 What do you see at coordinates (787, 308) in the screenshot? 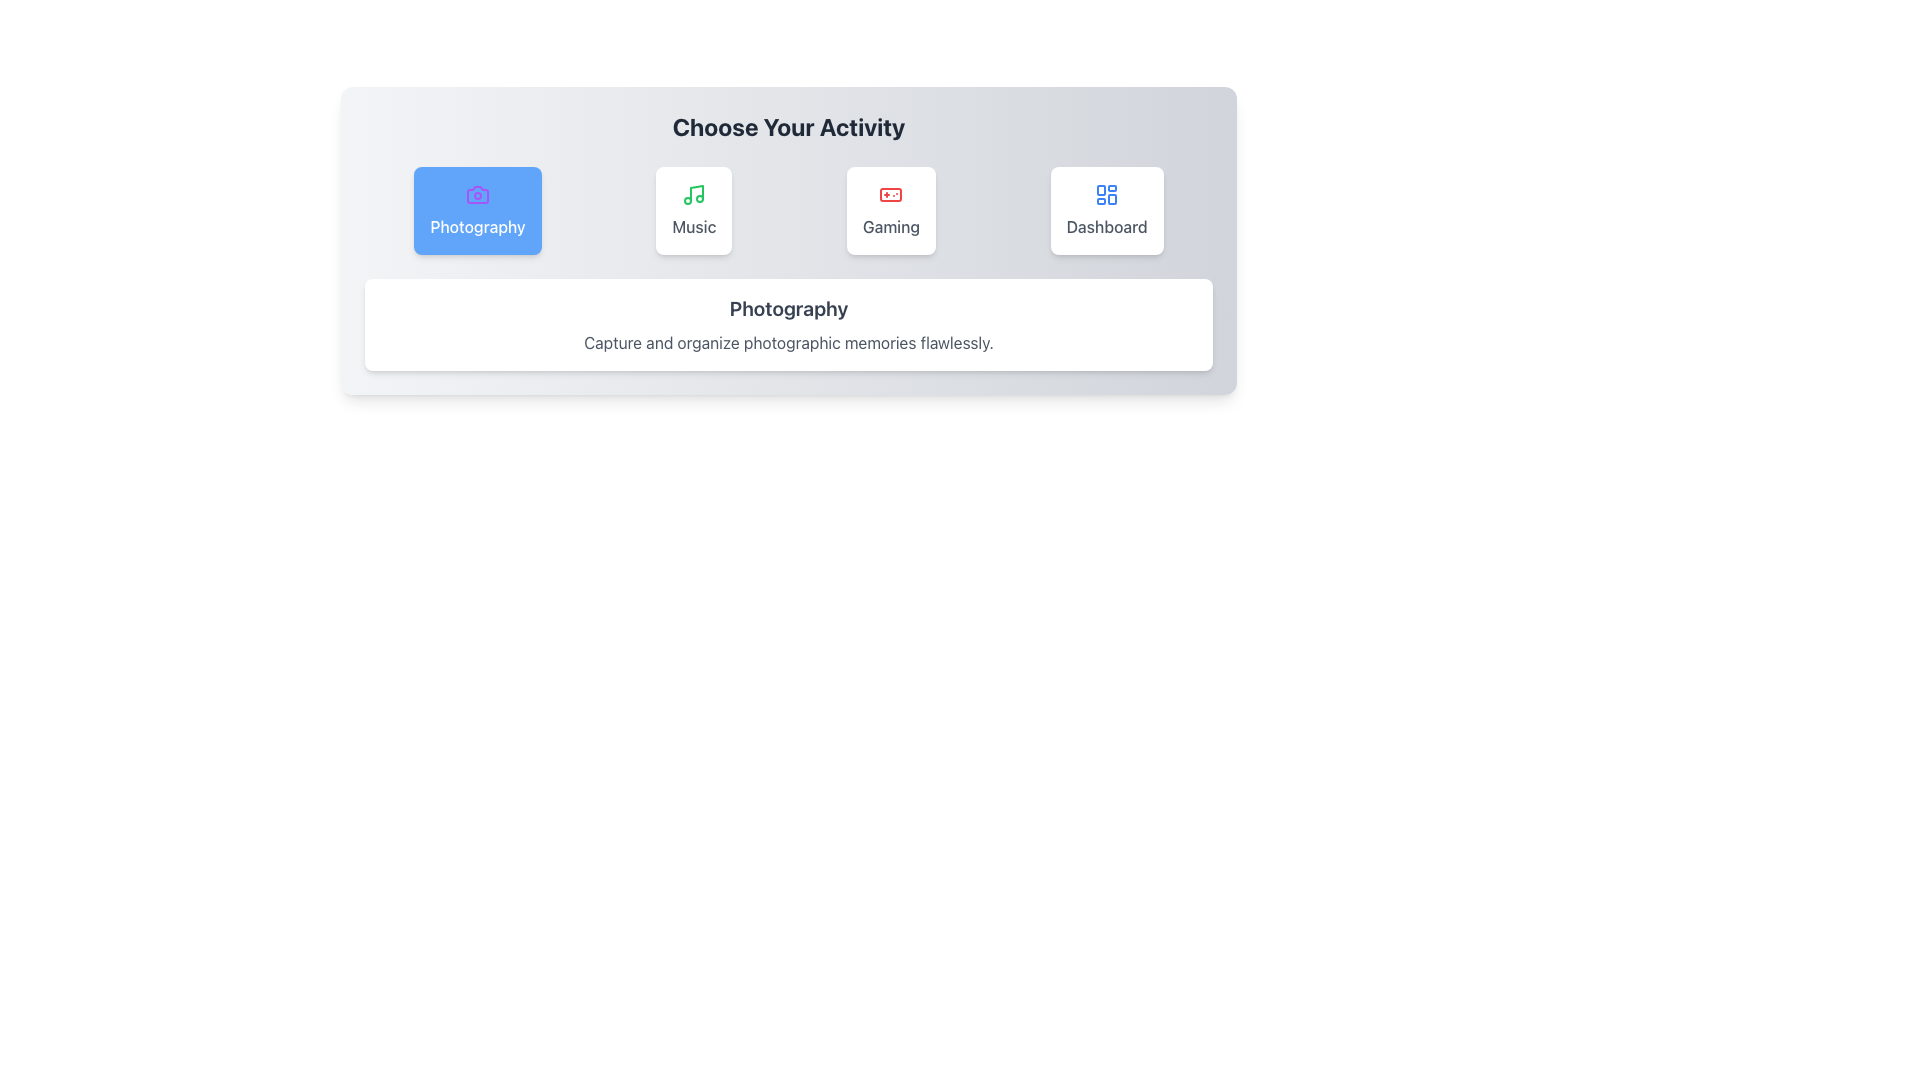
I see `the 'Photography' title text label, which serves as the heading for the photography section within a card-like box` at bounding box center [787, 308].